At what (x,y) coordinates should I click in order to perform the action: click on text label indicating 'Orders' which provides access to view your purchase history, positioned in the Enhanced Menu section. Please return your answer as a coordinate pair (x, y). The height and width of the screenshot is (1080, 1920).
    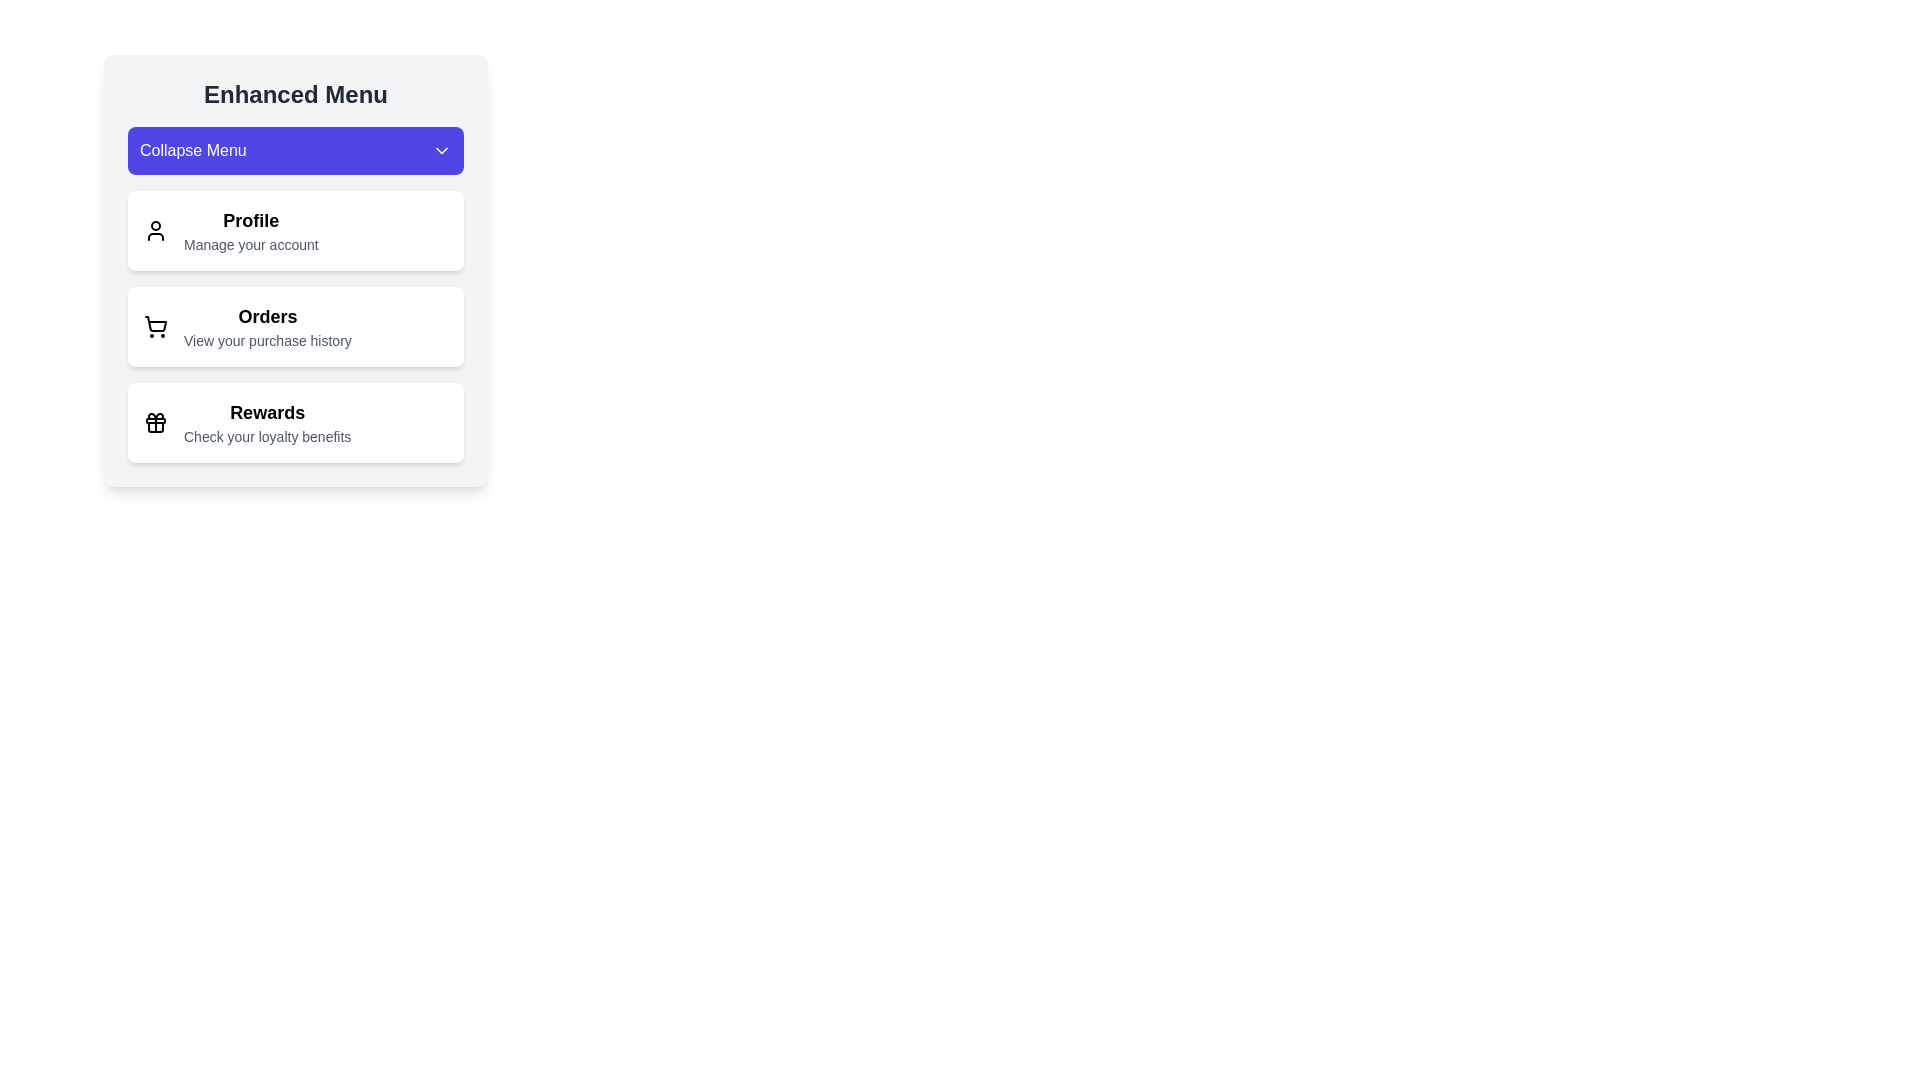
    Looking at the image, I should click on (266, 315).